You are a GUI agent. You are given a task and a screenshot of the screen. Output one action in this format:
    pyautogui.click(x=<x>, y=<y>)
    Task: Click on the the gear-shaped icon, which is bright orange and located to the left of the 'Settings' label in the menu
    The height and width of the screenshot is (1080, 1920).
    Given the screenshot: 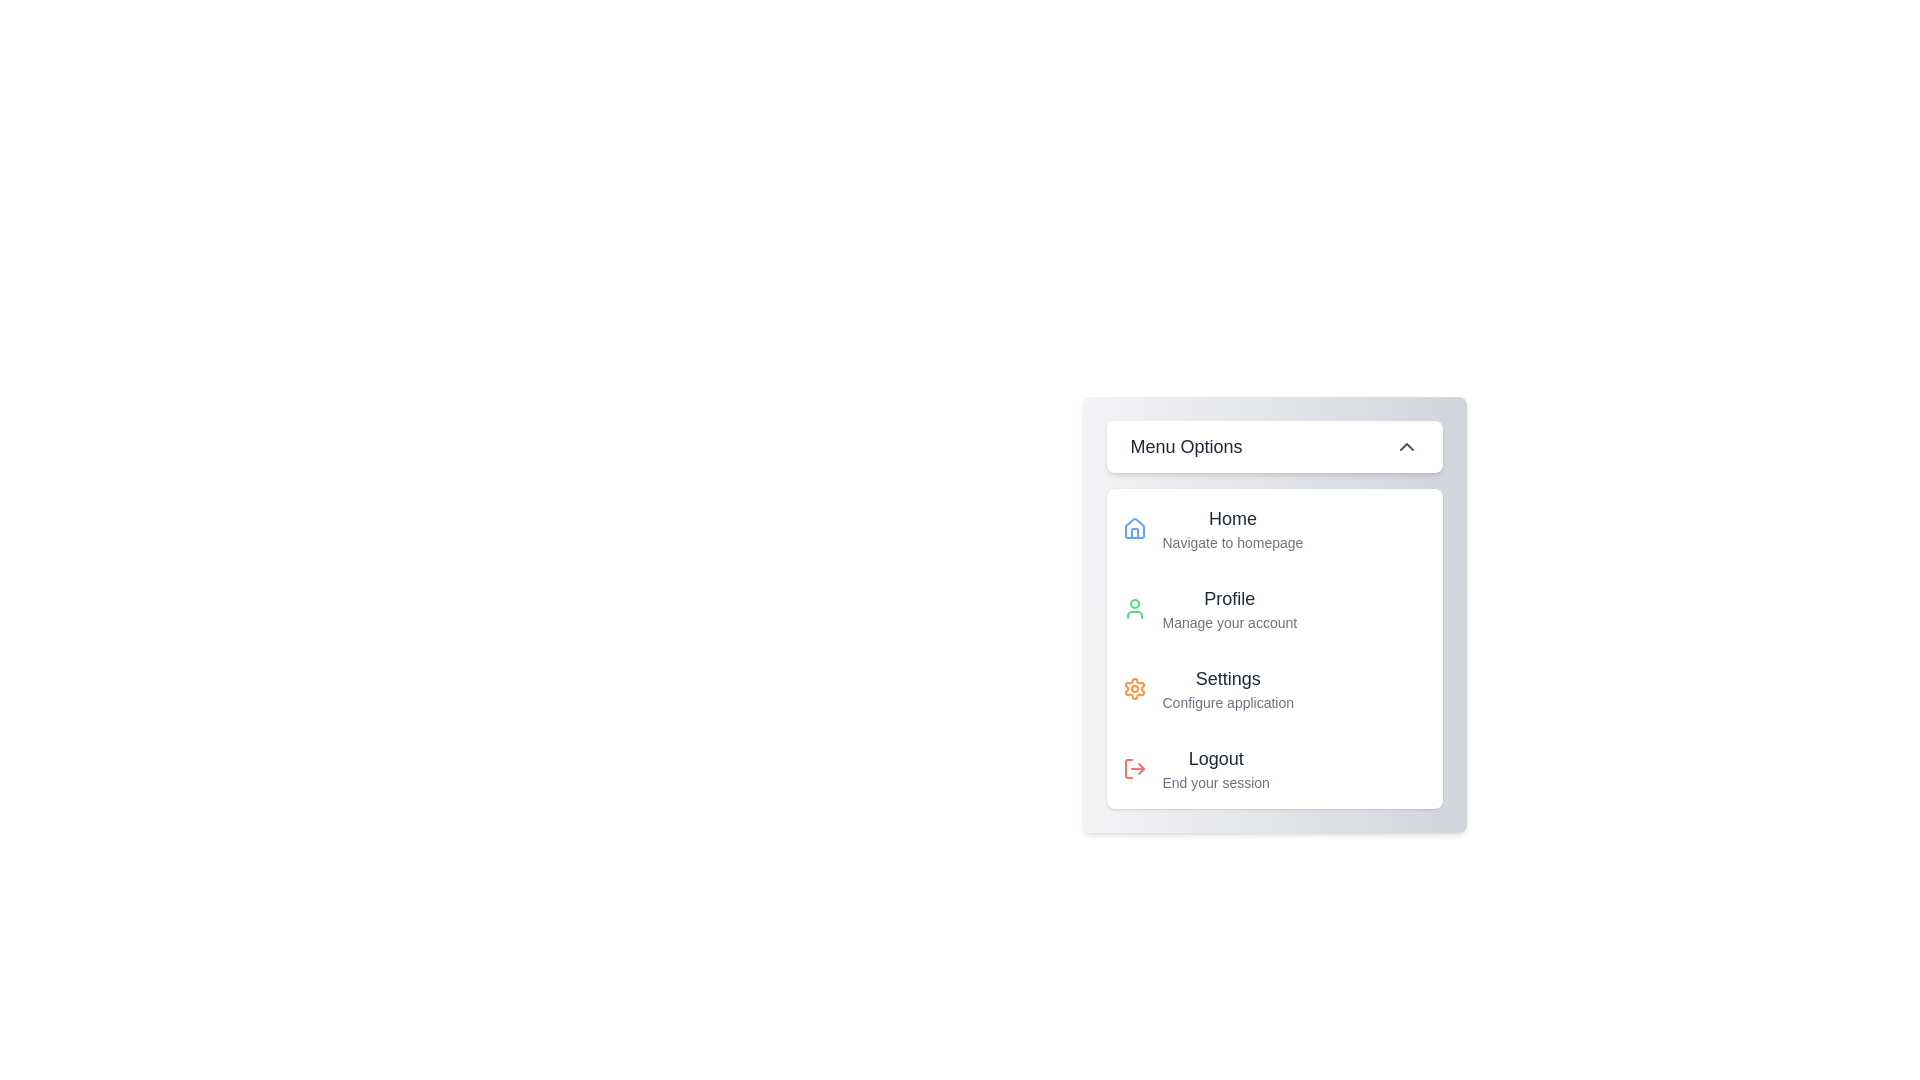 What is the action you would take?
    pyautogui.click(x=1134, y=688)
    